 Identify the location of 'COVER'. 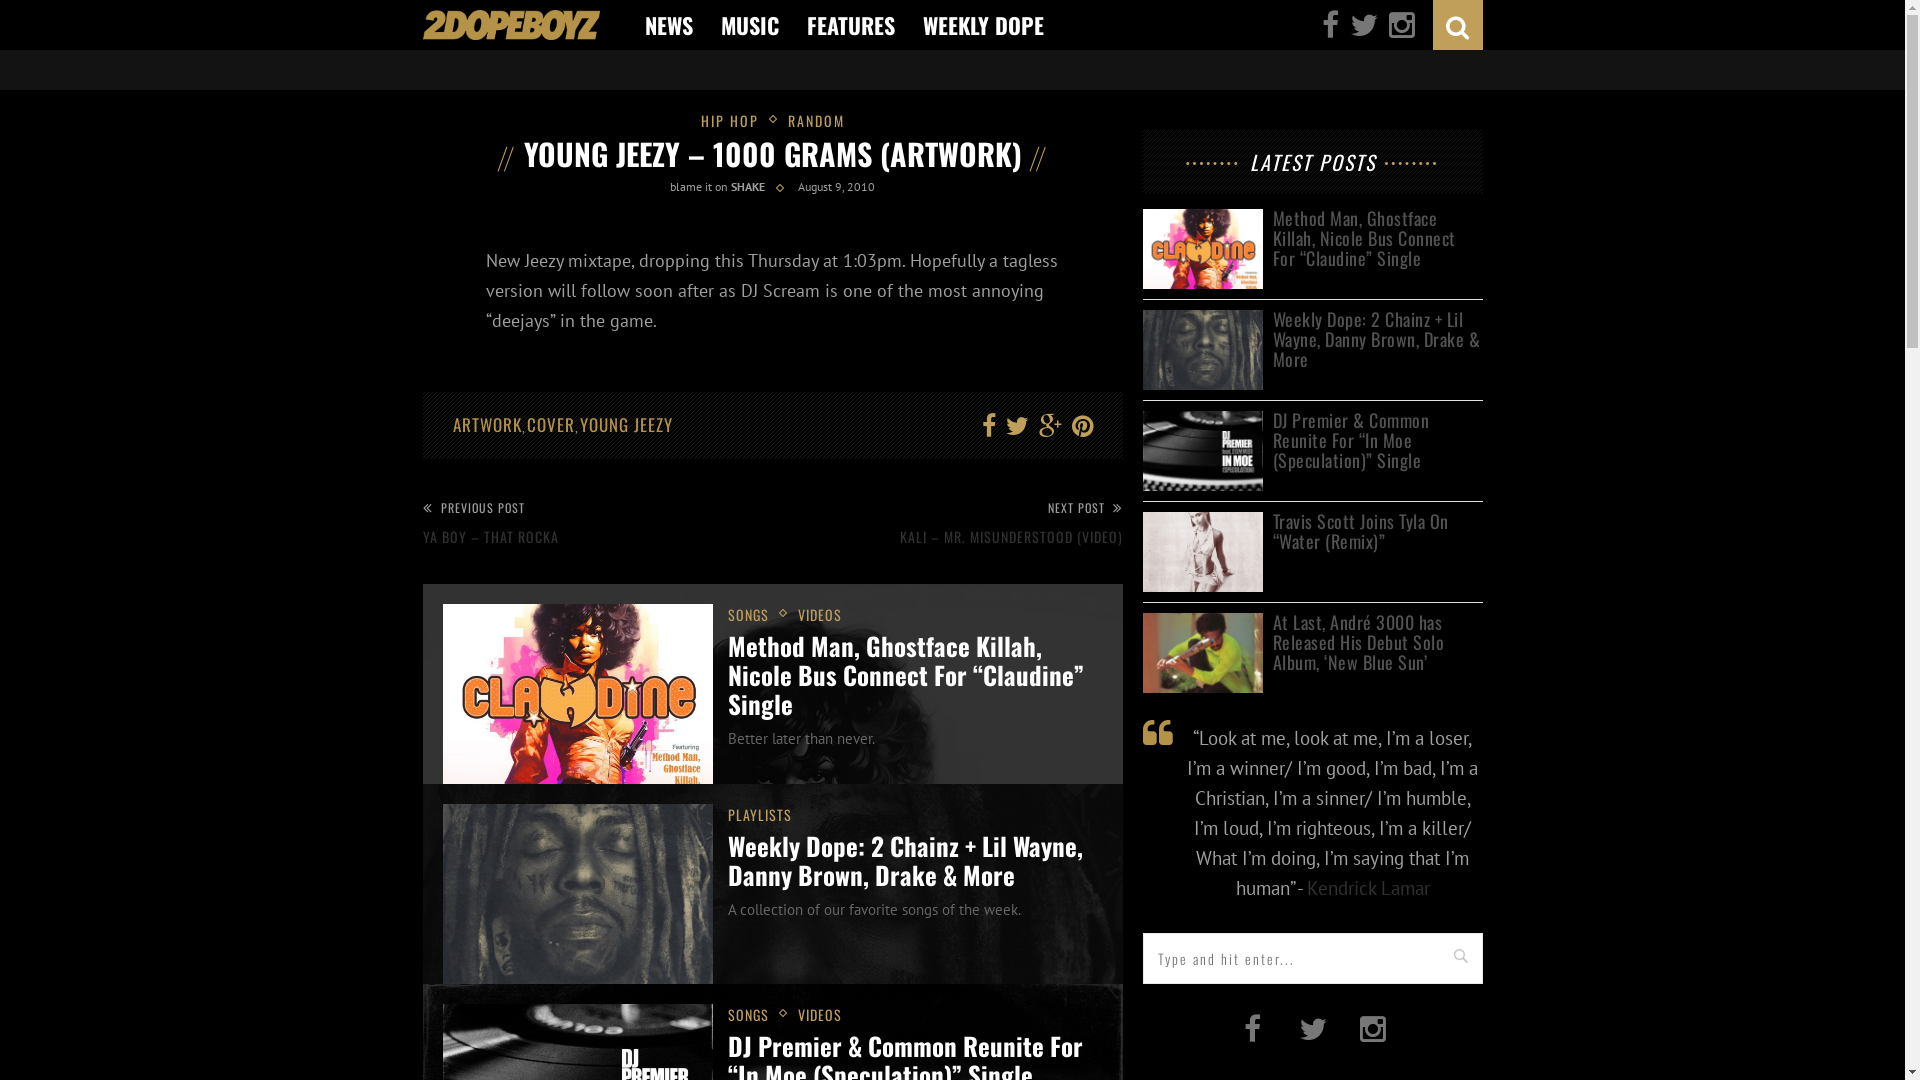
(526, 423).